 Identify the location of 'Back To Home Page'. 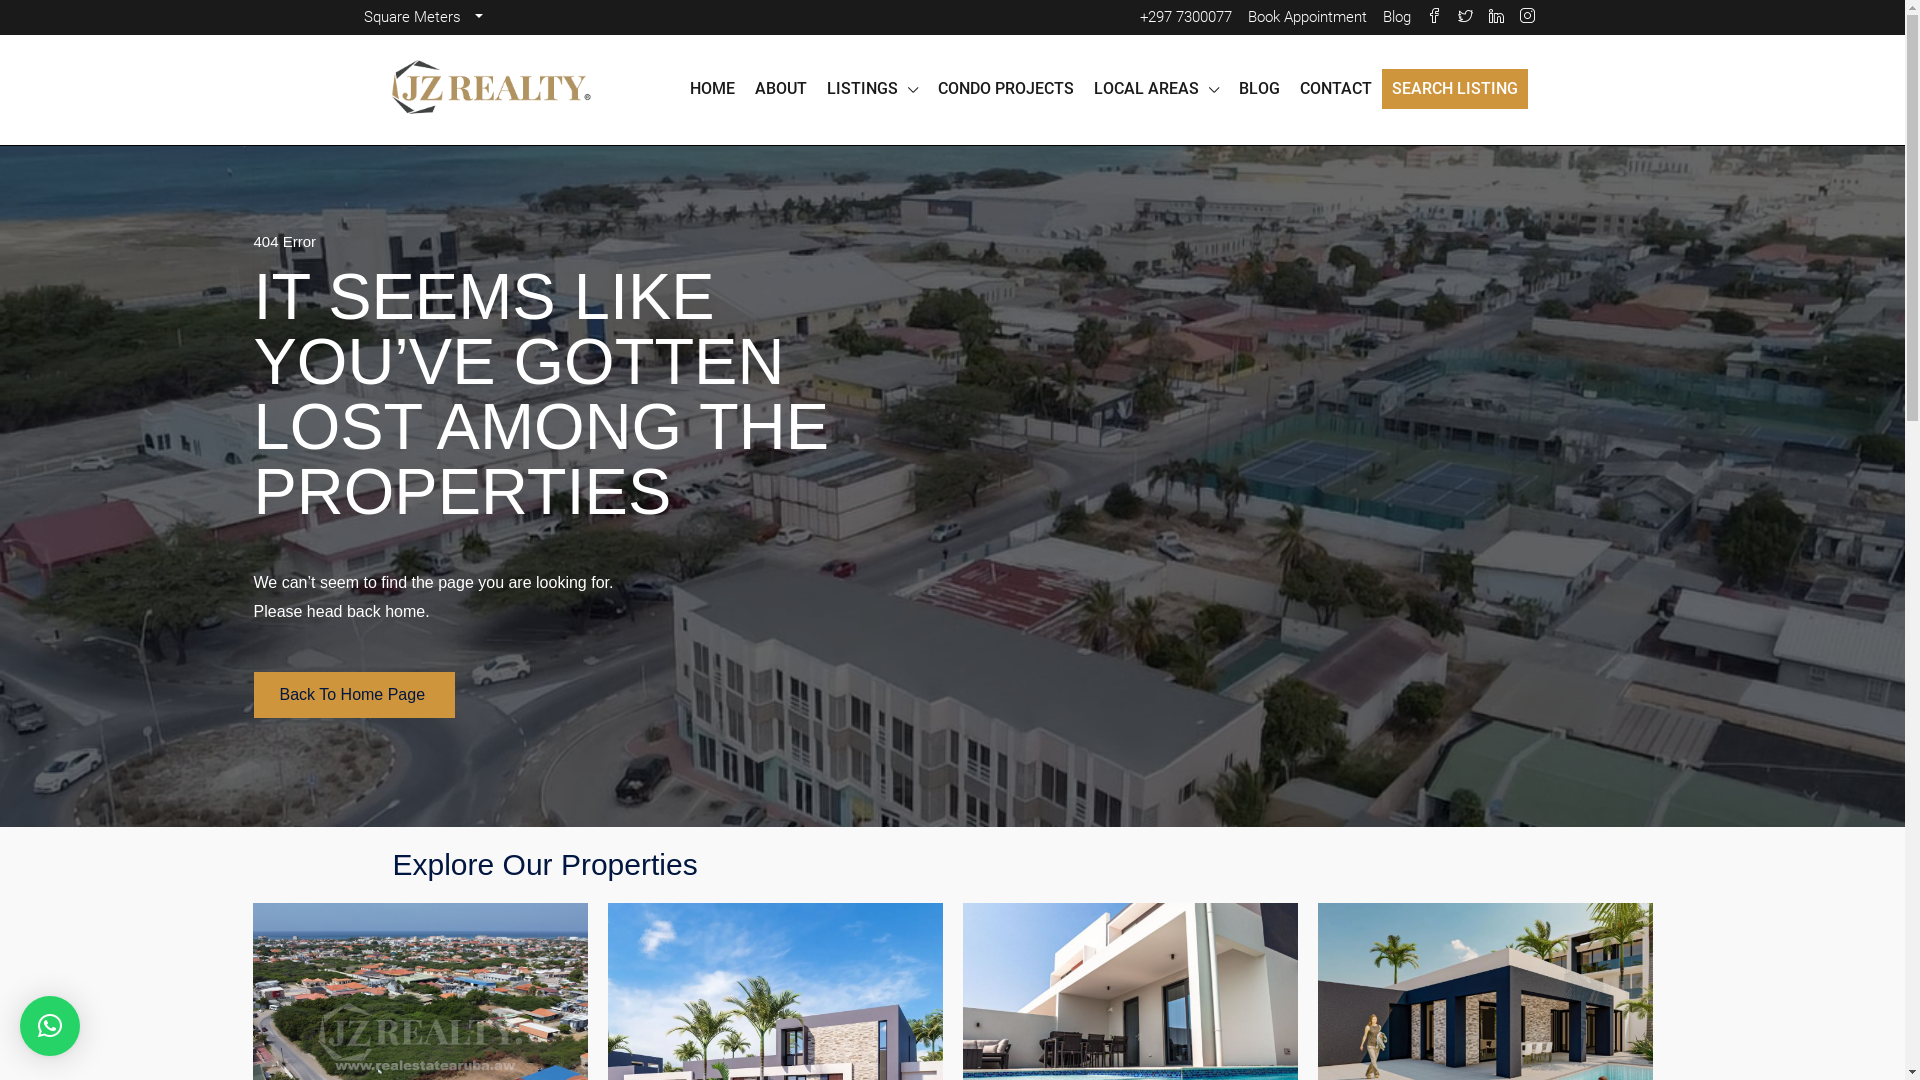
(355, 693).